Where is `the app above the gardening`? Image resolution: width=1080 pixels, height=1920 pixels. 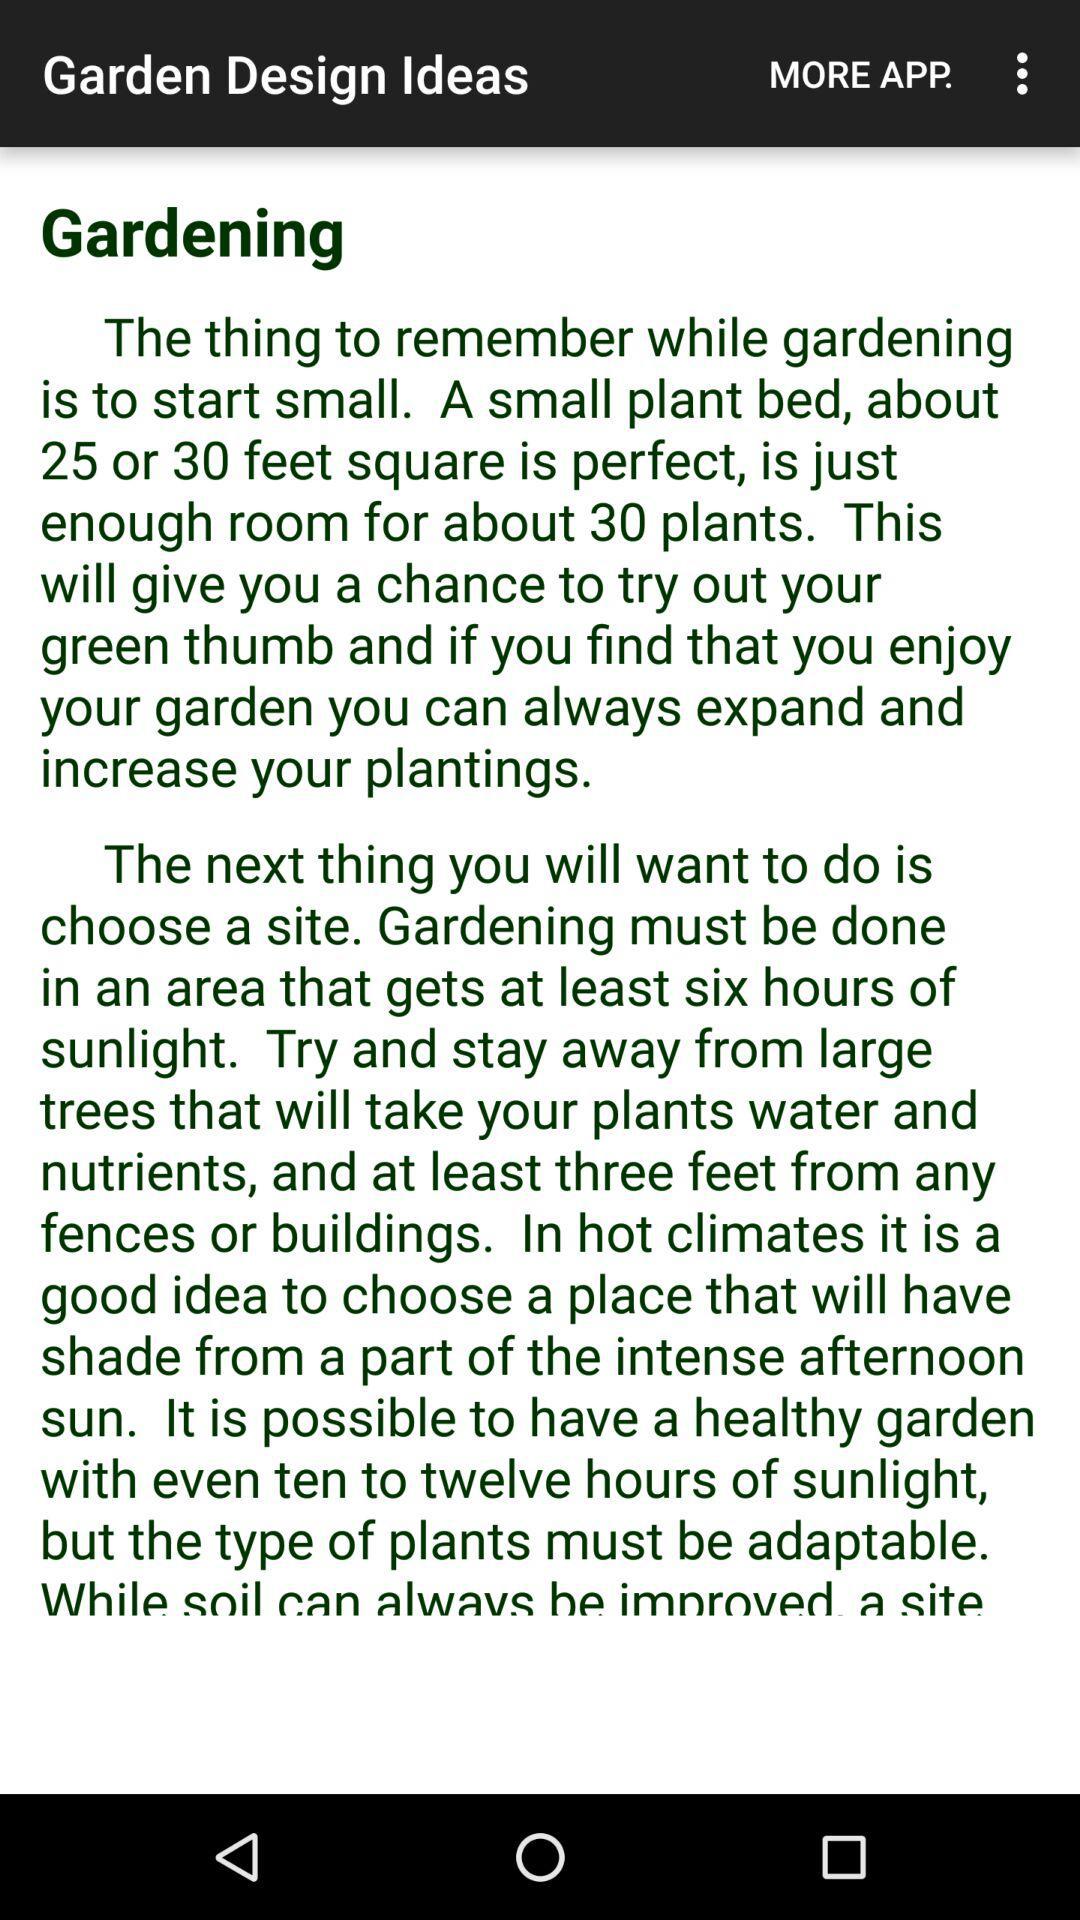
the app above the gardening is located at coordinates (860, 73).